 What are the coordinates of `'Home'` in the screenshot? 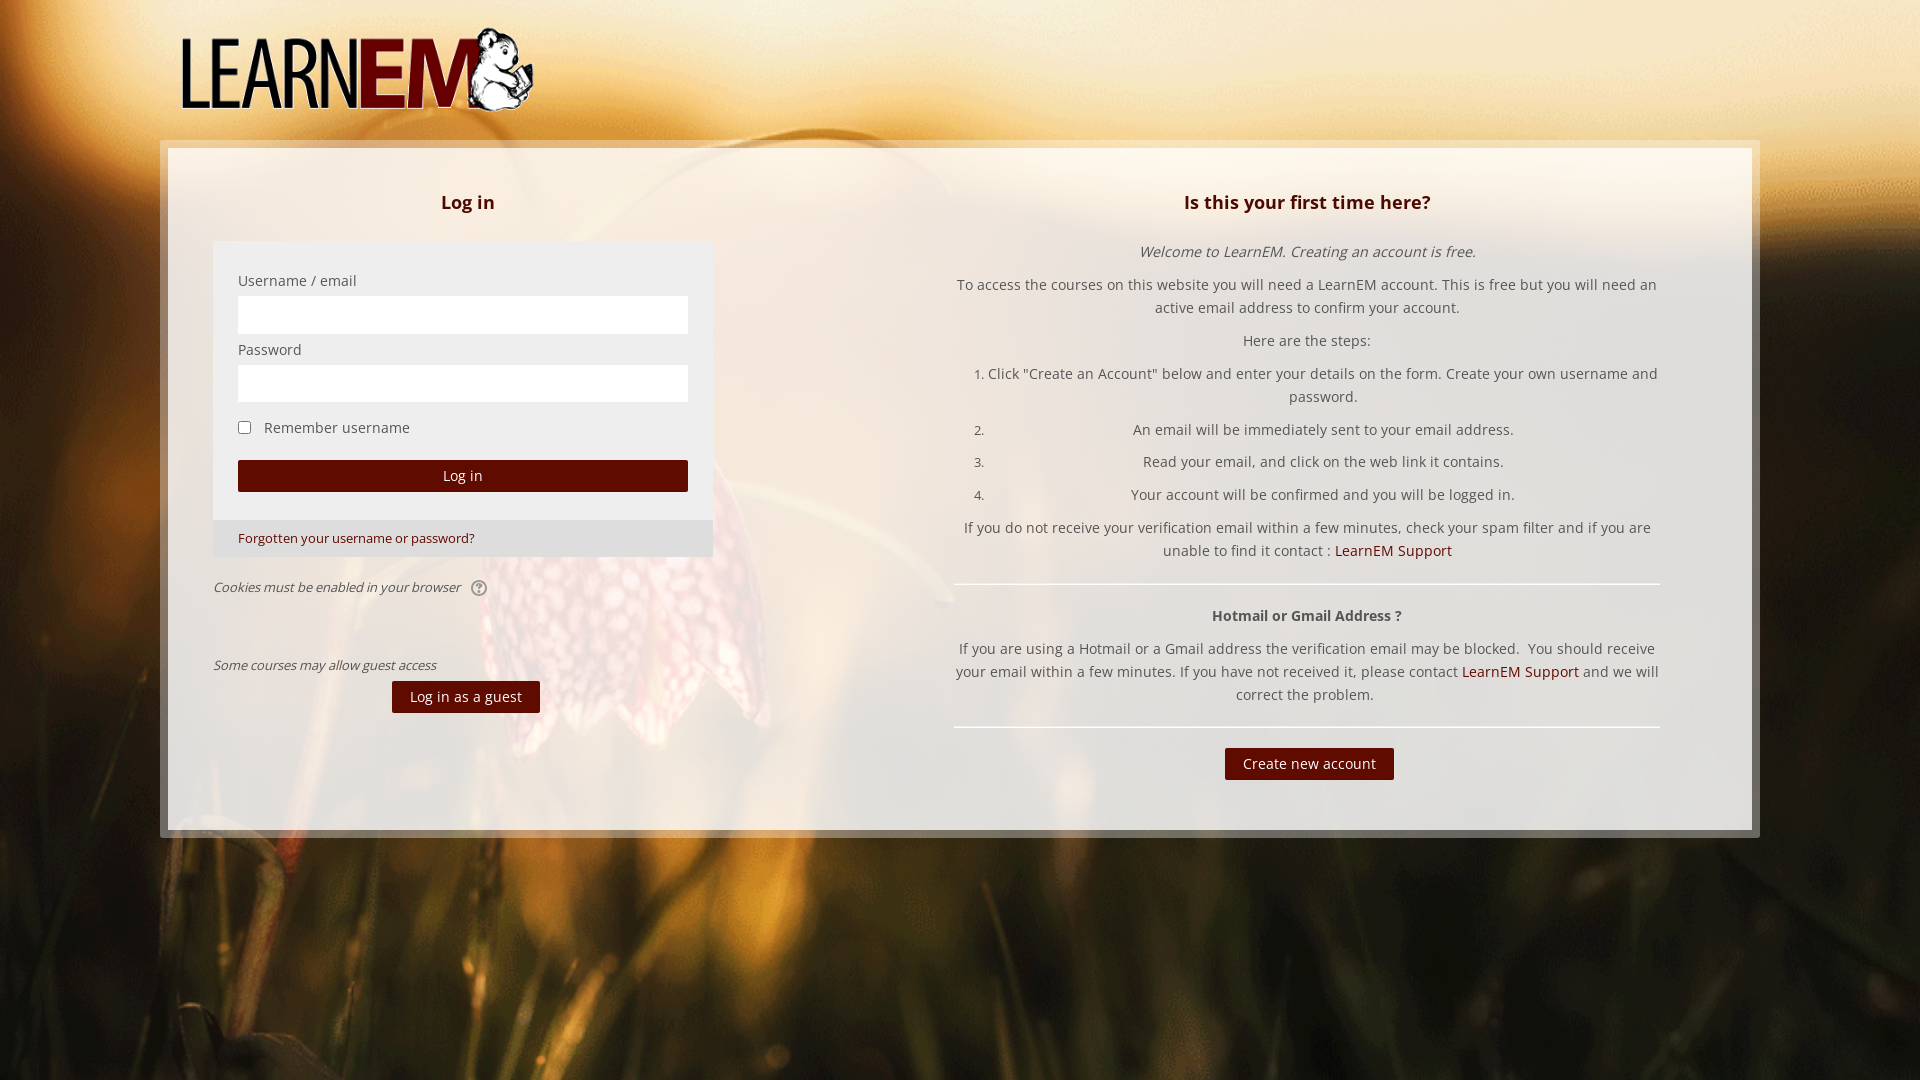 It's located at (357, 67).